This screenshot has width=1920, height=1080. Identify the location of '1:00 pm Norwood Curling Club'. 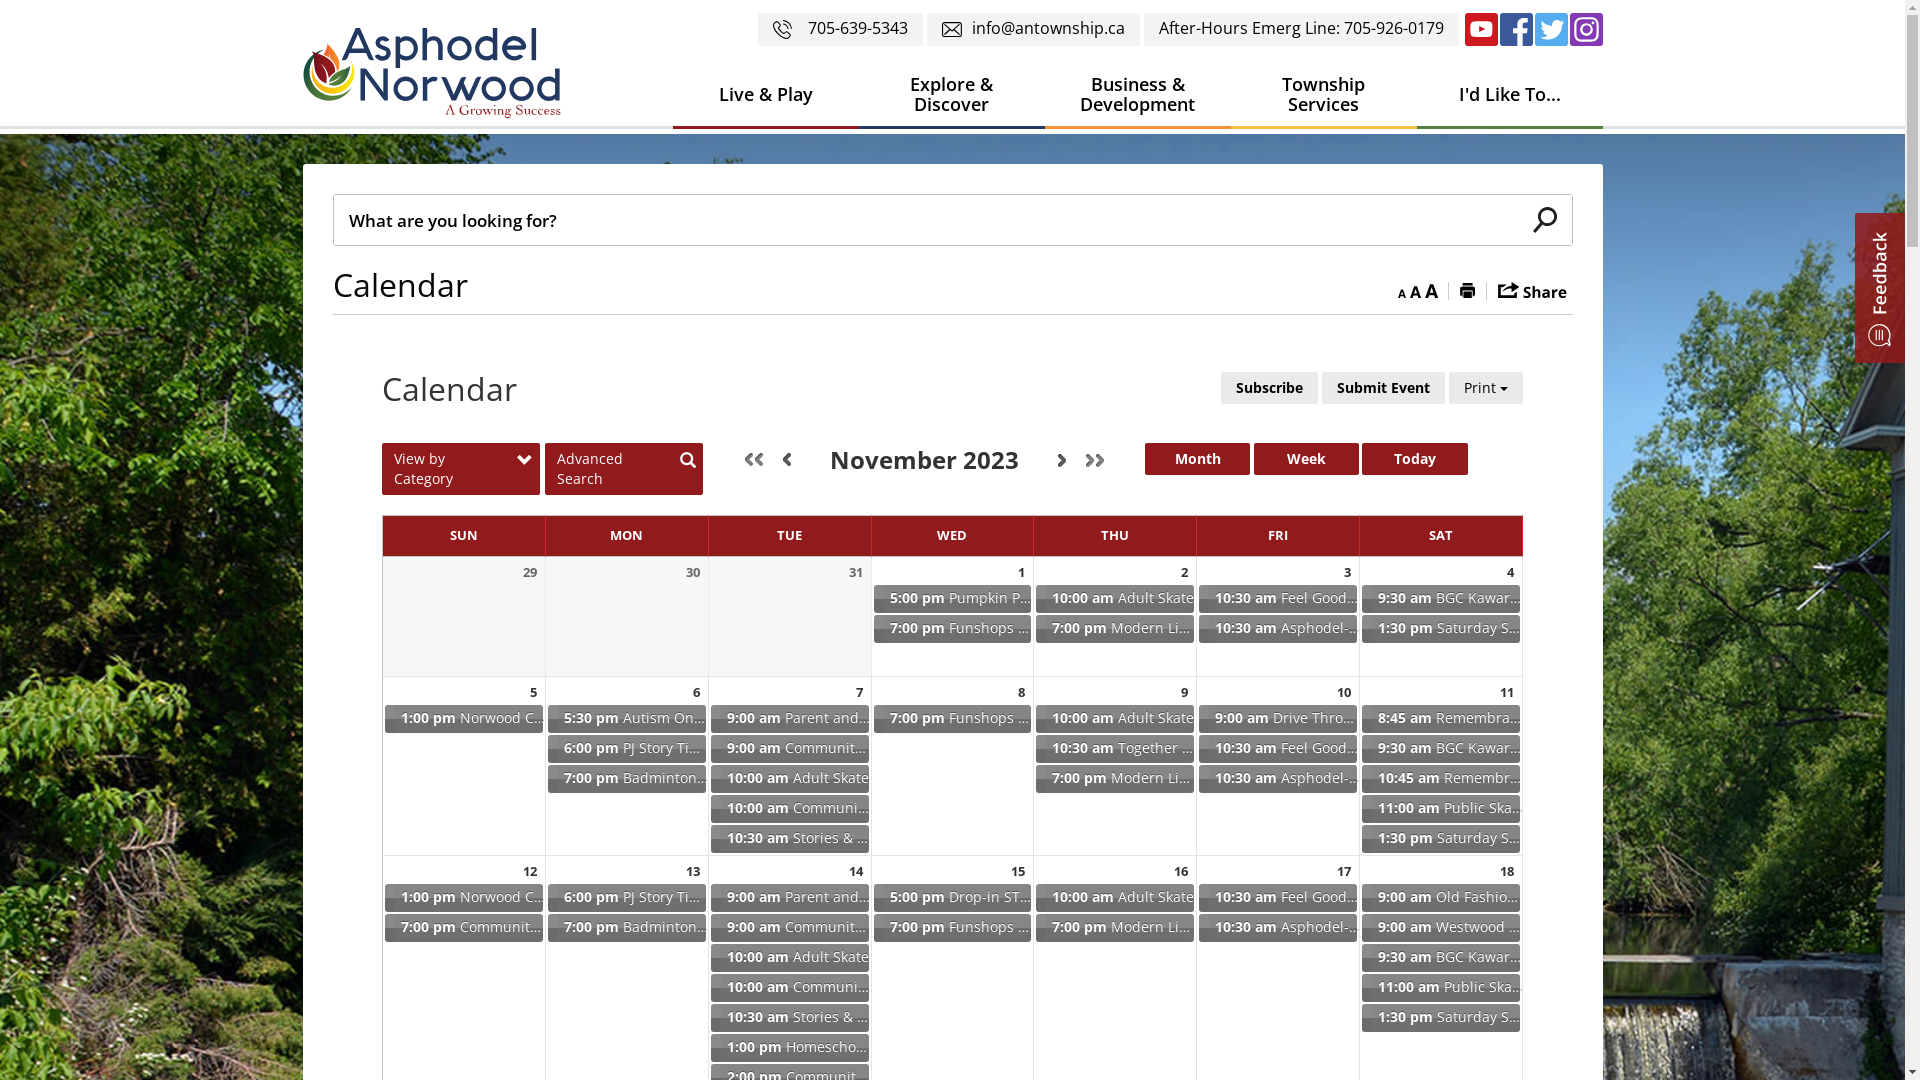
(383, 717).